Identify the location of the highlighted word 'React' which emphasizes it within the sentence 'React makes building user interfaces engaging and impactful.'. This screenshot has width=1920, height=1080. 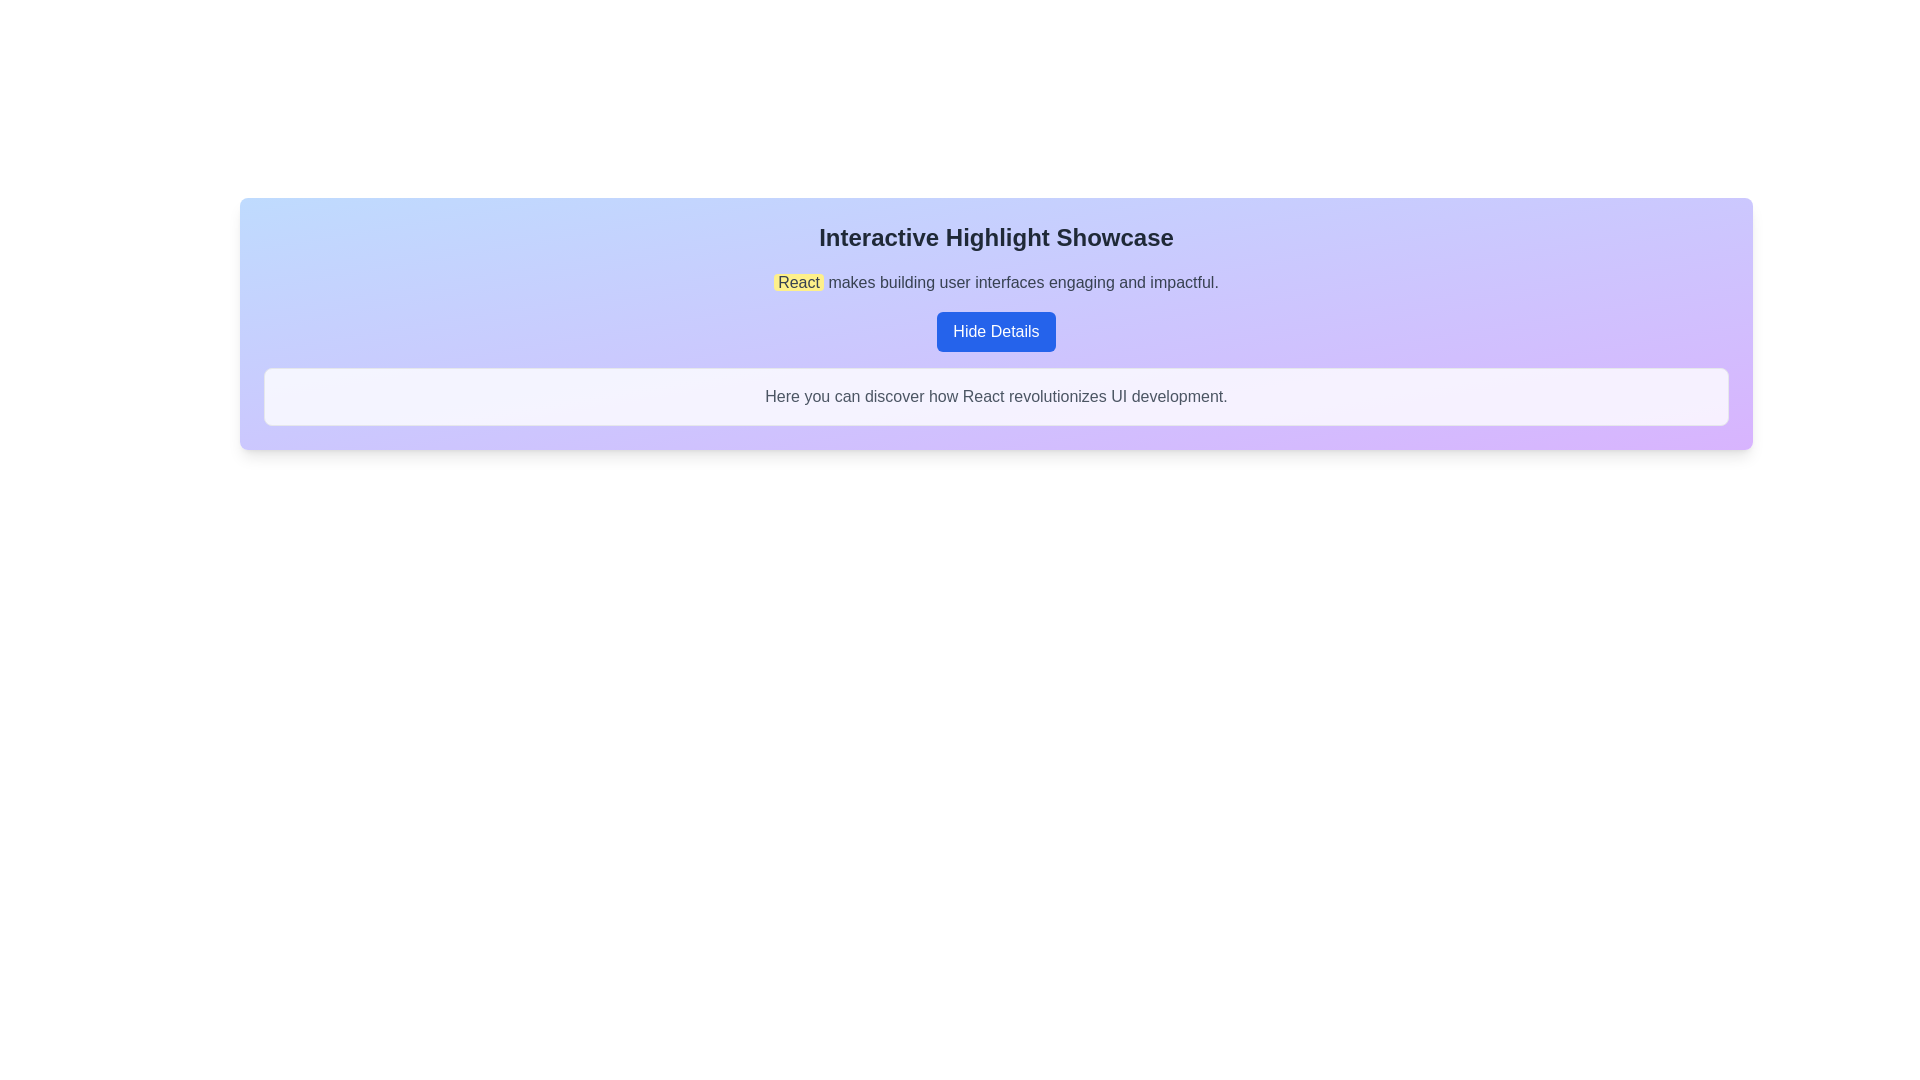
(798, 282).